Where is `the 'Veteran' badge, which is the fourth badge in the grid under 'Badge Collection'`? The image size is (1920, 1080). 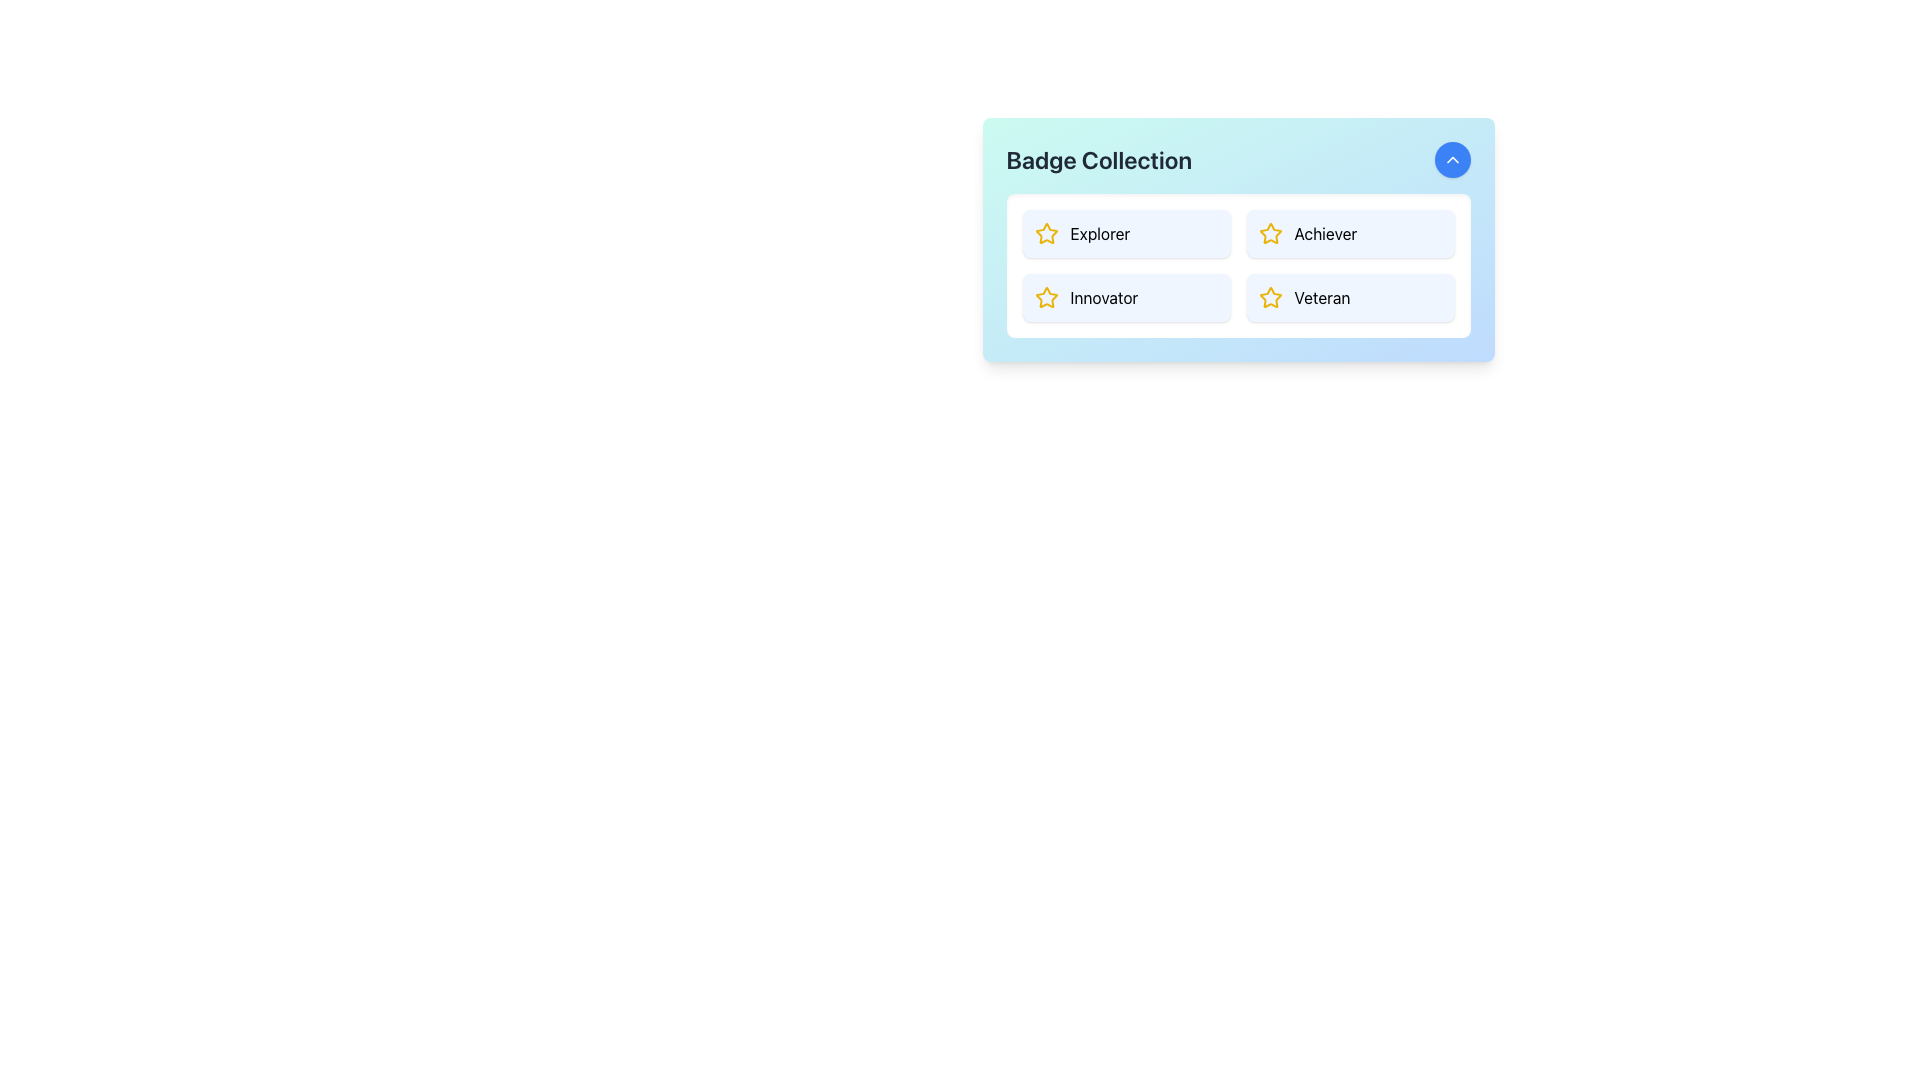
the 'Veteran' badge, which is the fourth badge in the grid under 'Badge Collection' is located at coordinates (1350, 297).